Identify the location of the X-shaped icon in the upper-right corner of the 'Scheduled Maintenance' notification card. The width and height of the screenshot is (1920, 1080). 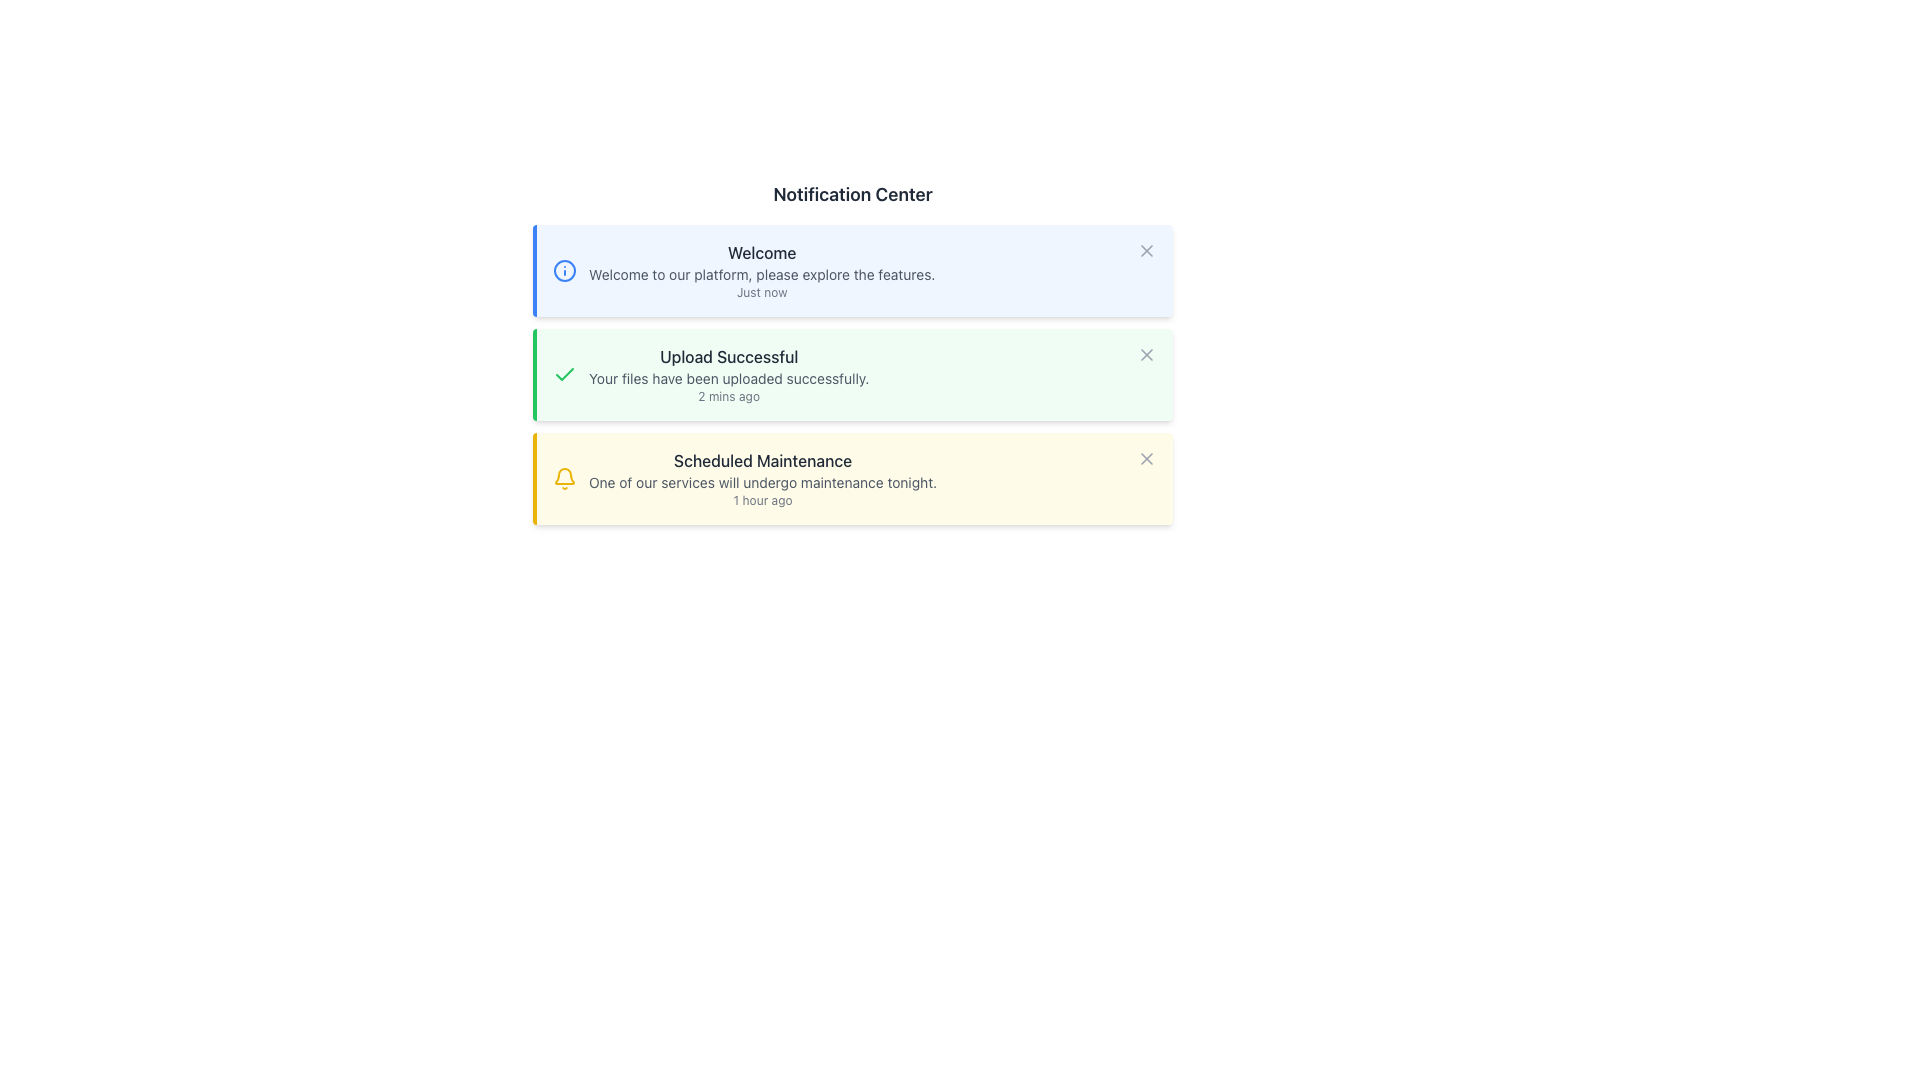
(1147, 459).